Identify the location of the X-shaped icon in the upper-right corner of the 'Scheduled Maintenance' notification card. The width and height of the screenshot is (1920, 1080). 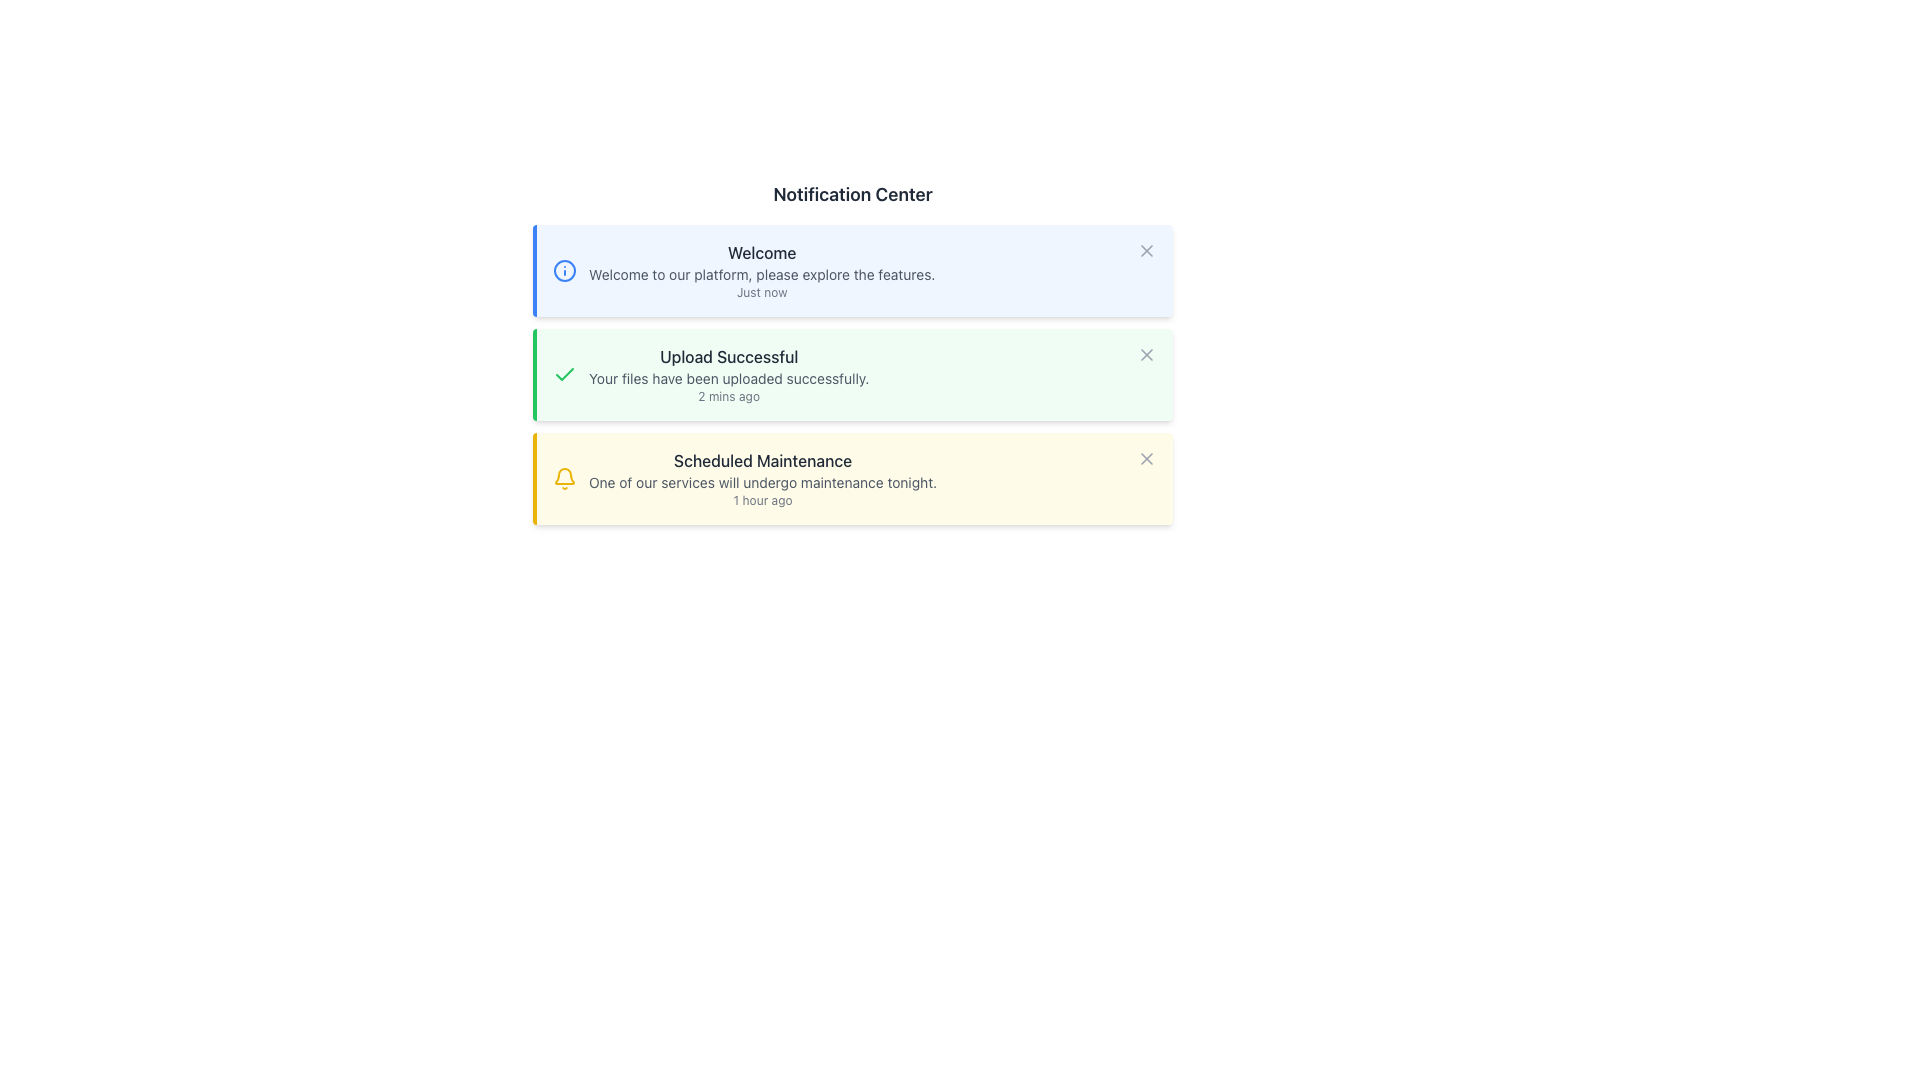
(1147, 459).